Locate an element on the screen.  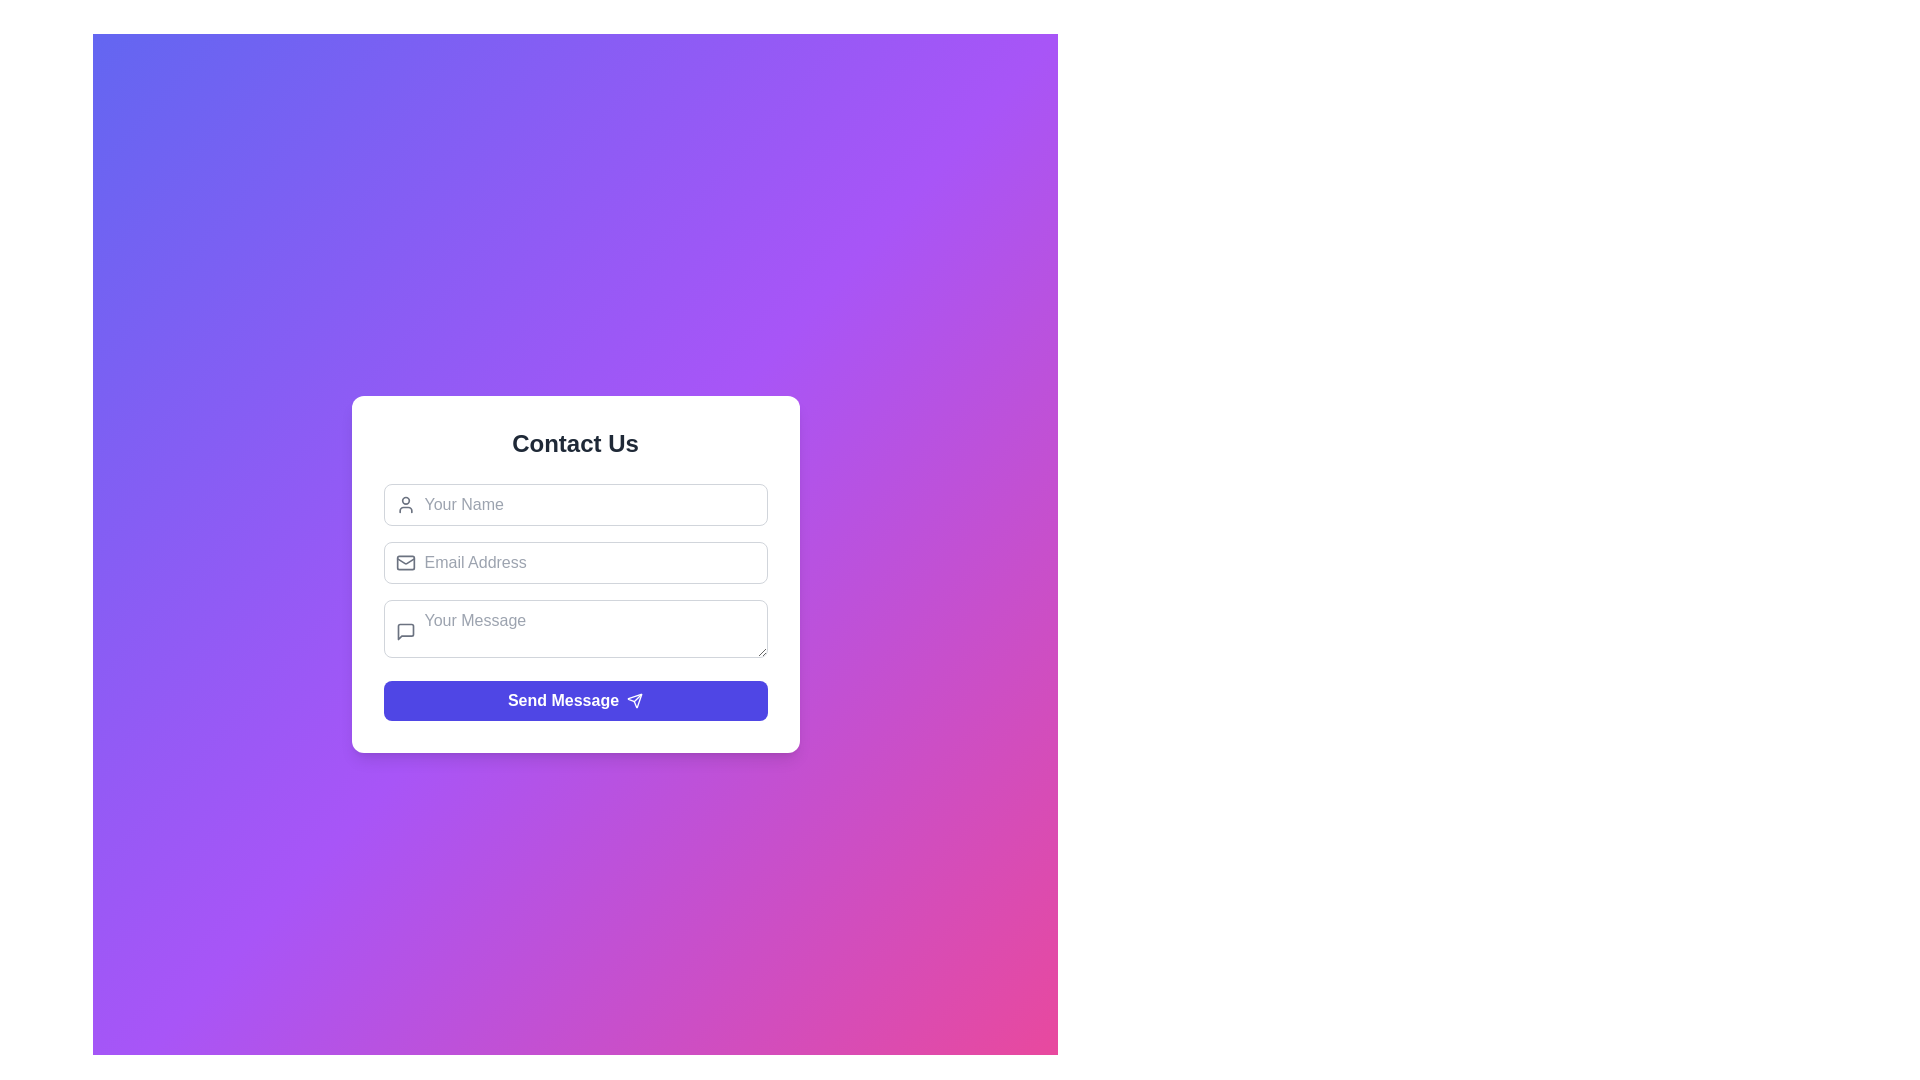
the third input field in the 'Contact Us' form to focus on it is located at coordinates (574, 632).